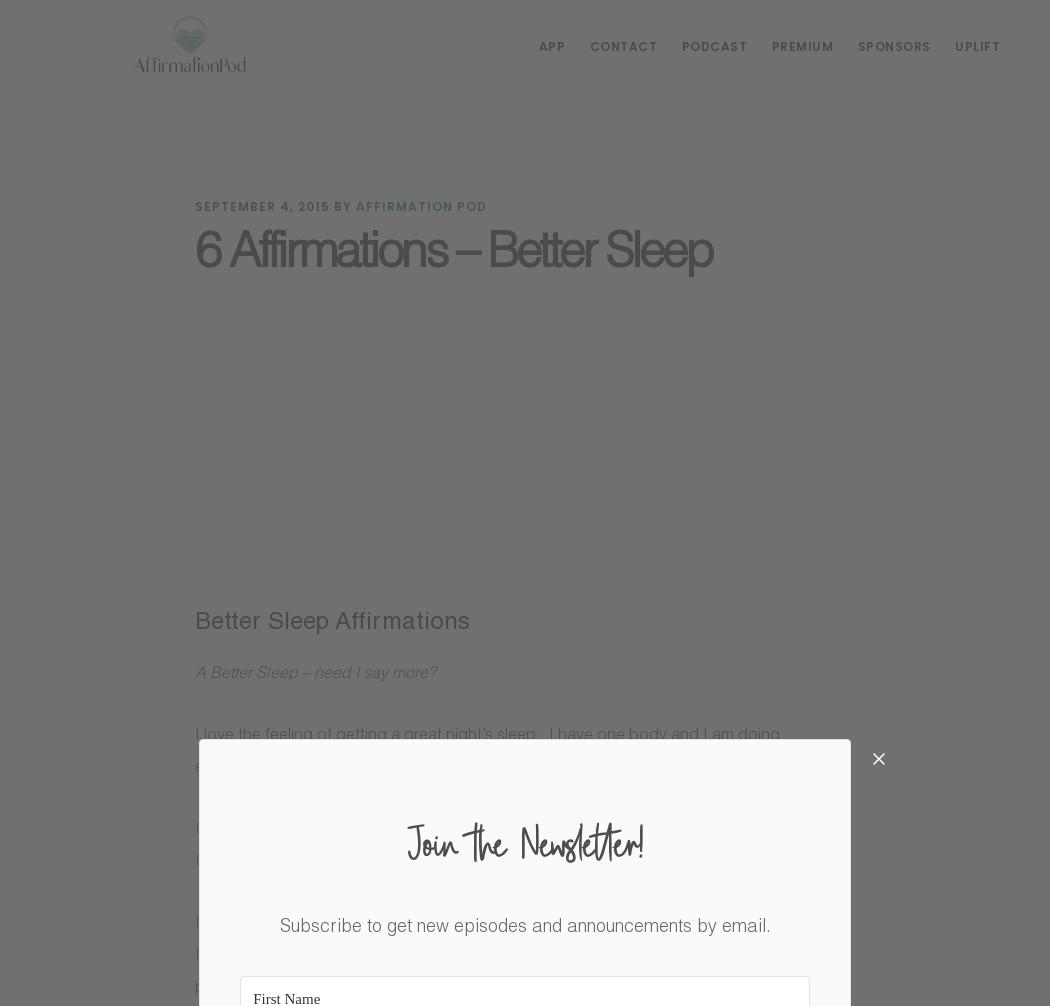  What do you see at coordinates (332, 624) in the screenshot?
I see `'Better Sleep Affirmations'` at bounding box center [332, 624].